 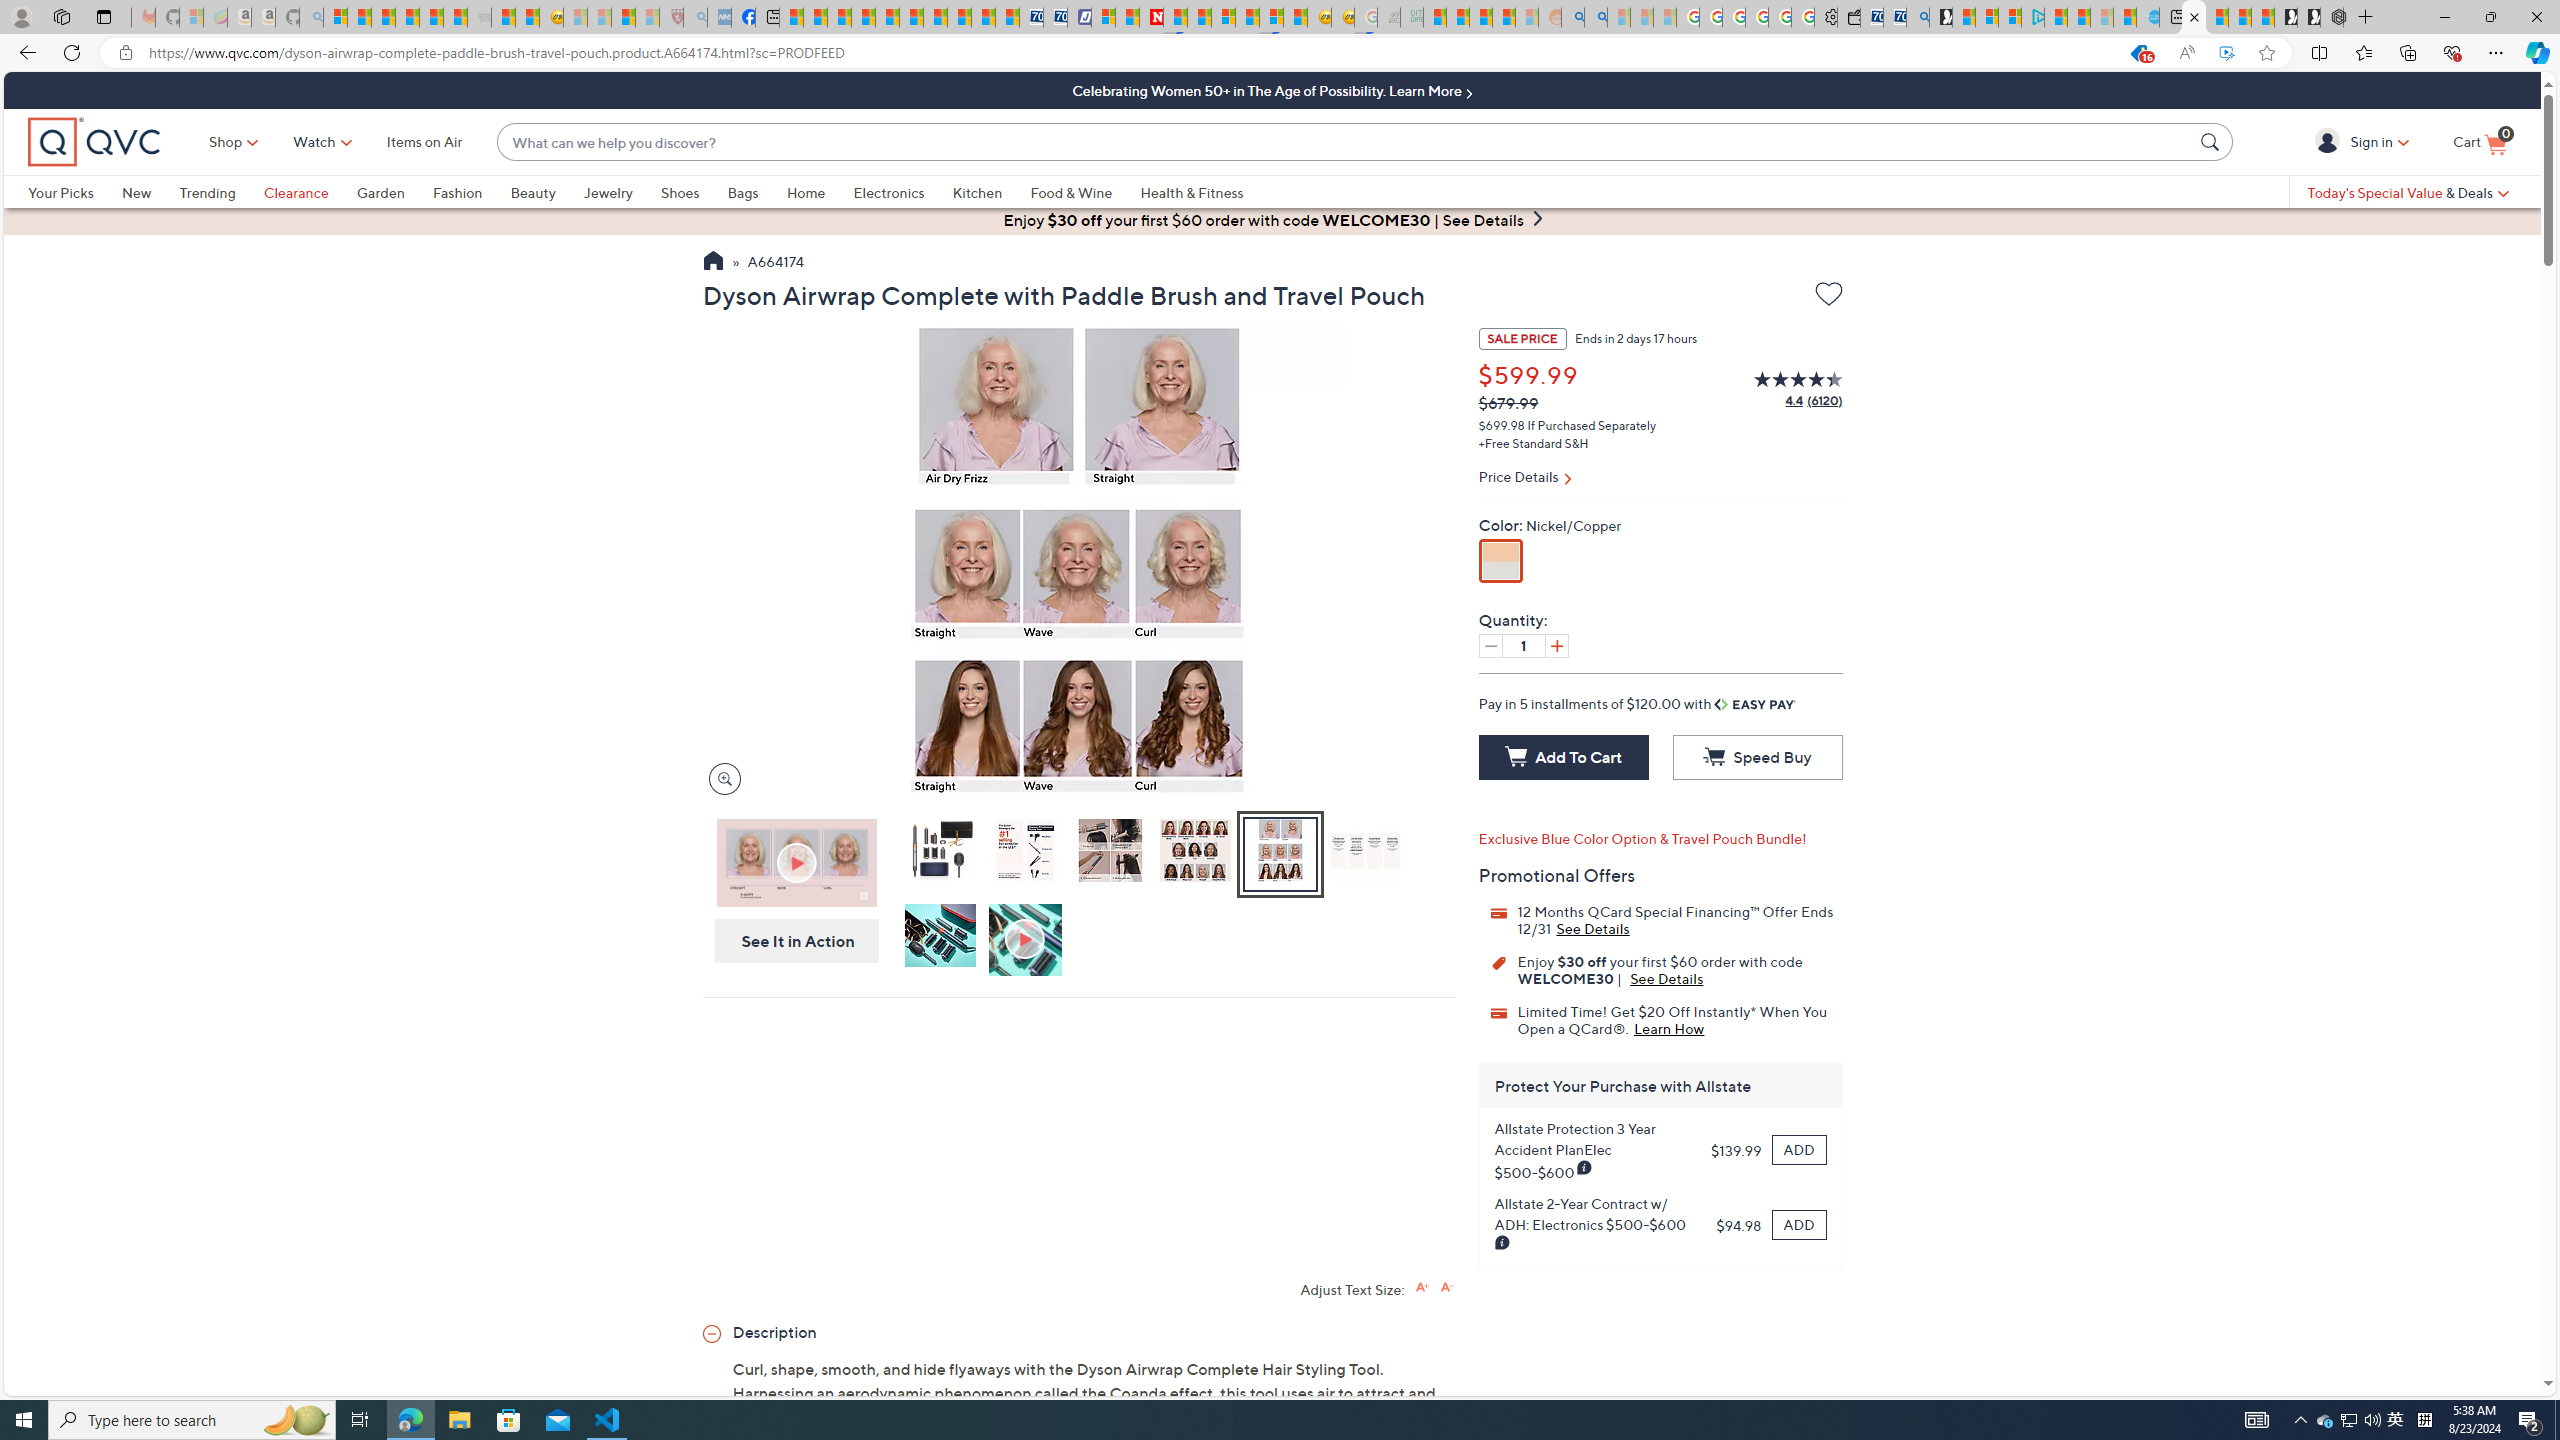 What do you see at coordinates (1659, 478) in the screenshot?
I see `'Price Details'` at bounding box center [1659, 478].